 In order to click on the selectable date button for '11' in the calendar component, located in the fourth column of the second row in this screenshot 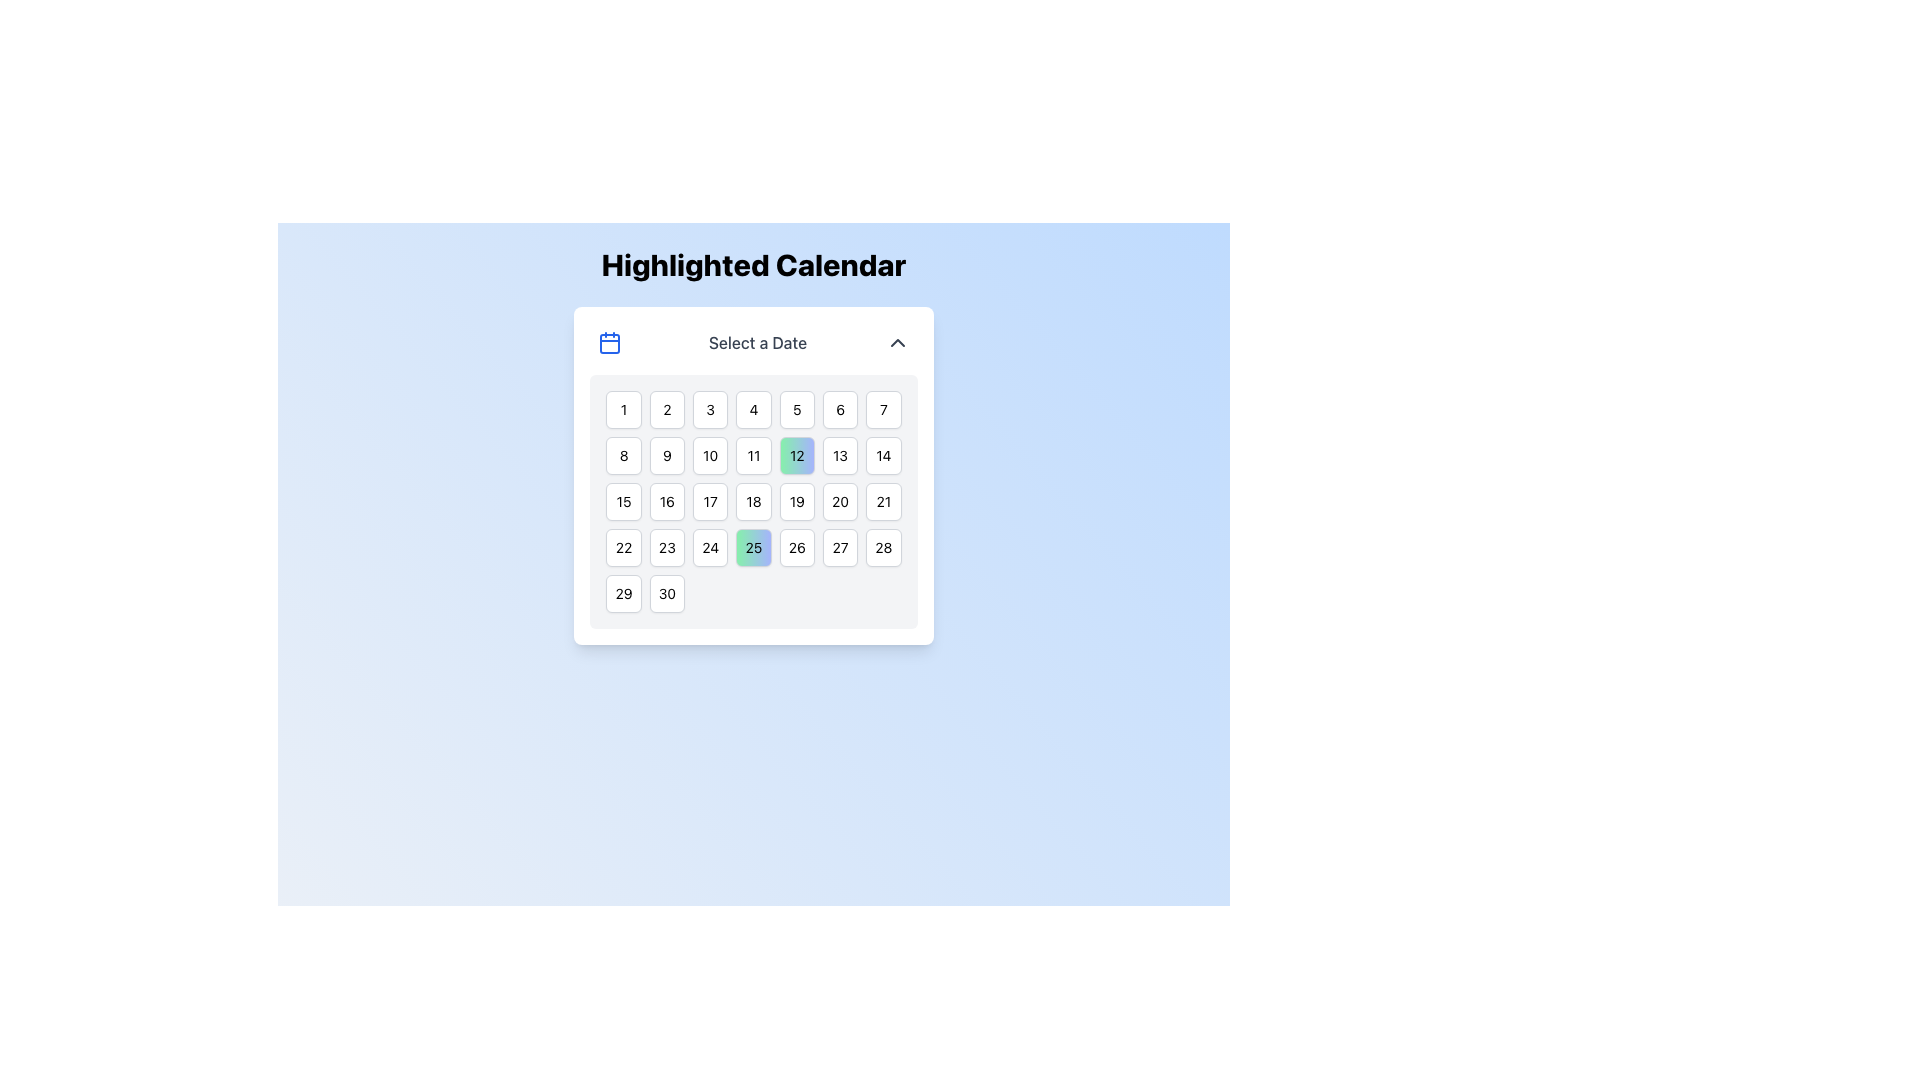, I will do `click(752, 455)`.